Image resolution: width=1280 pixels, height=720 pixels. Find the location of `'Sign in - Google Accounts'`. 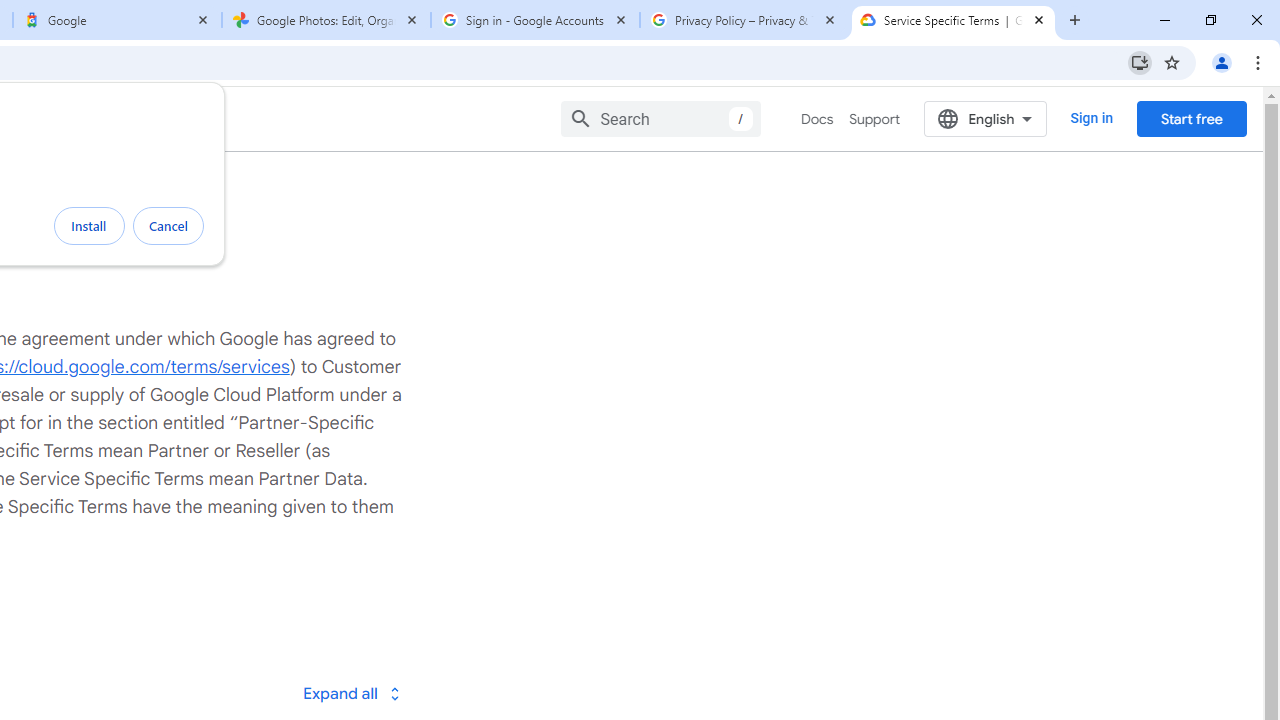

'Sign in - Google Accounts' is located at coordinates (535, 20).